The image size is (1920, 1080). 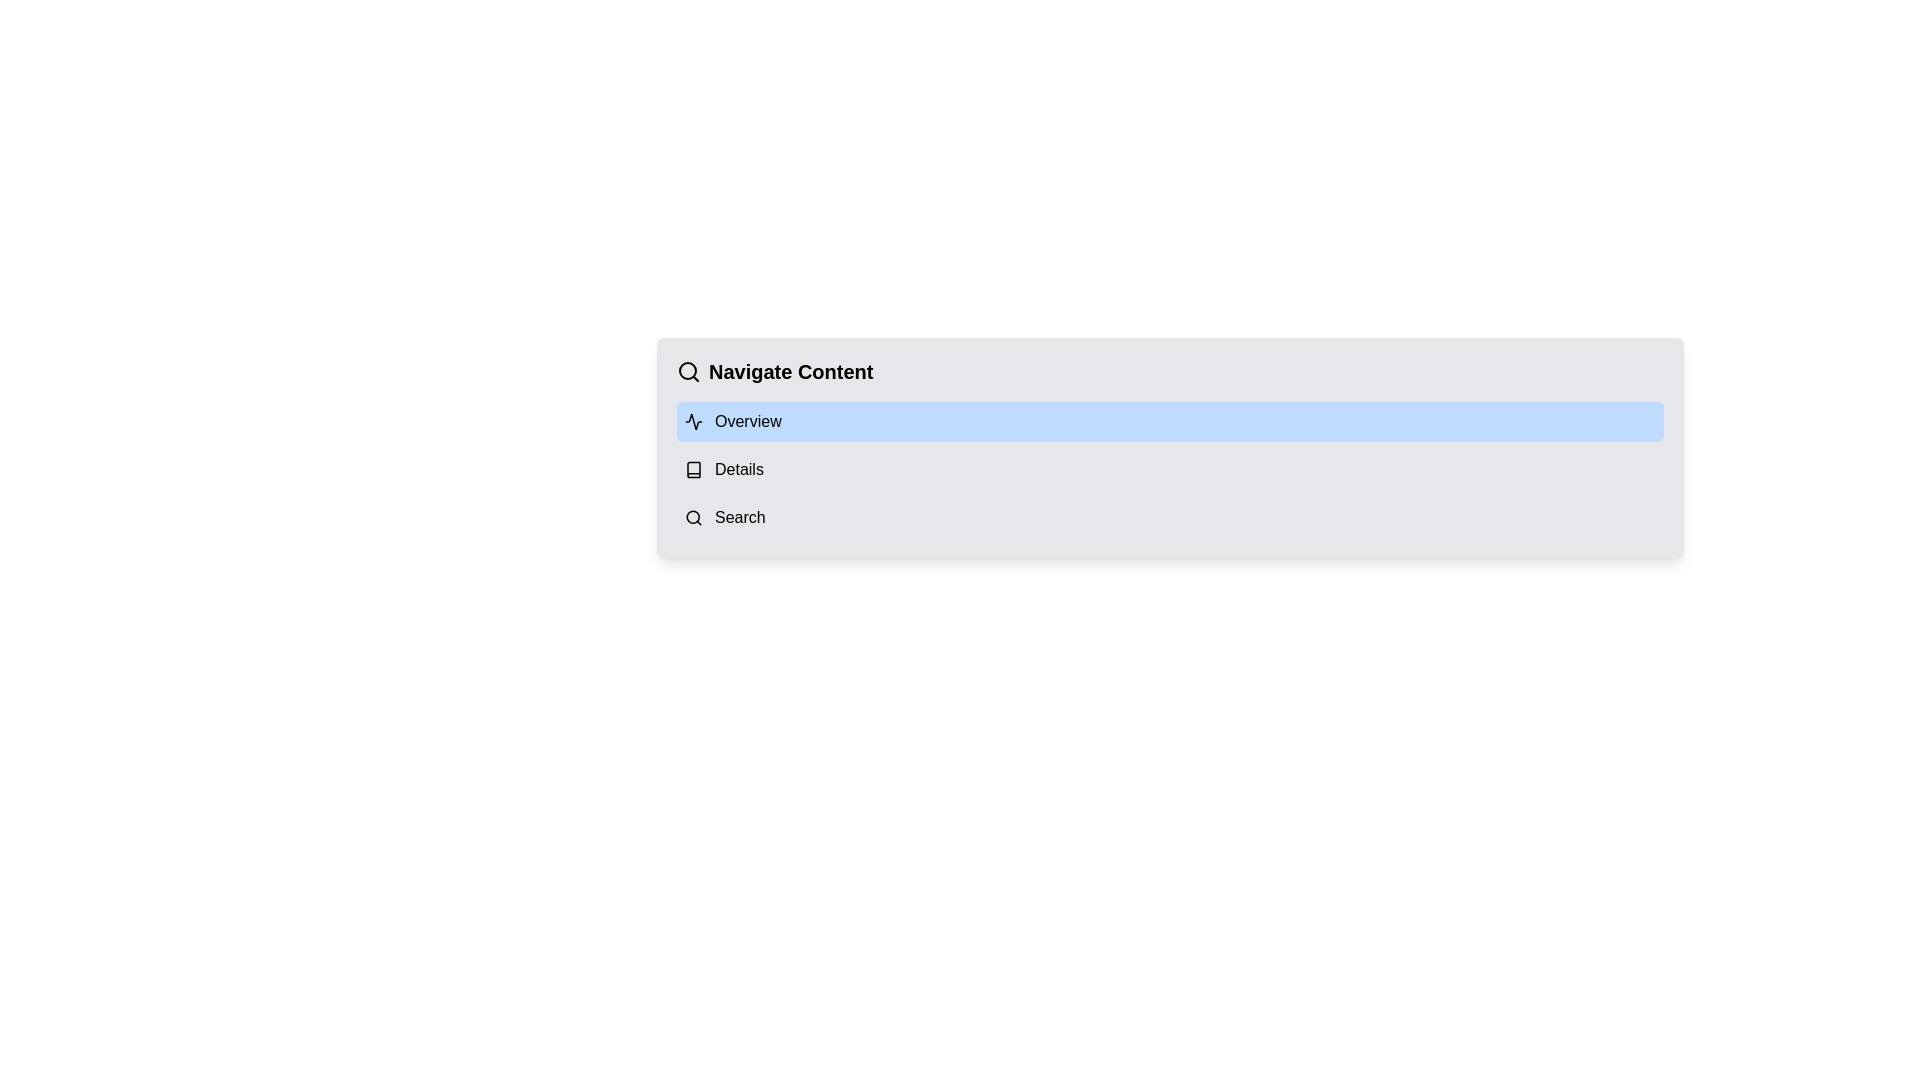 I want to click on the 'Details' text label, which is styled in black on a light gray background and located under the 'Navigate Content' header, so click(x=738, y=470).